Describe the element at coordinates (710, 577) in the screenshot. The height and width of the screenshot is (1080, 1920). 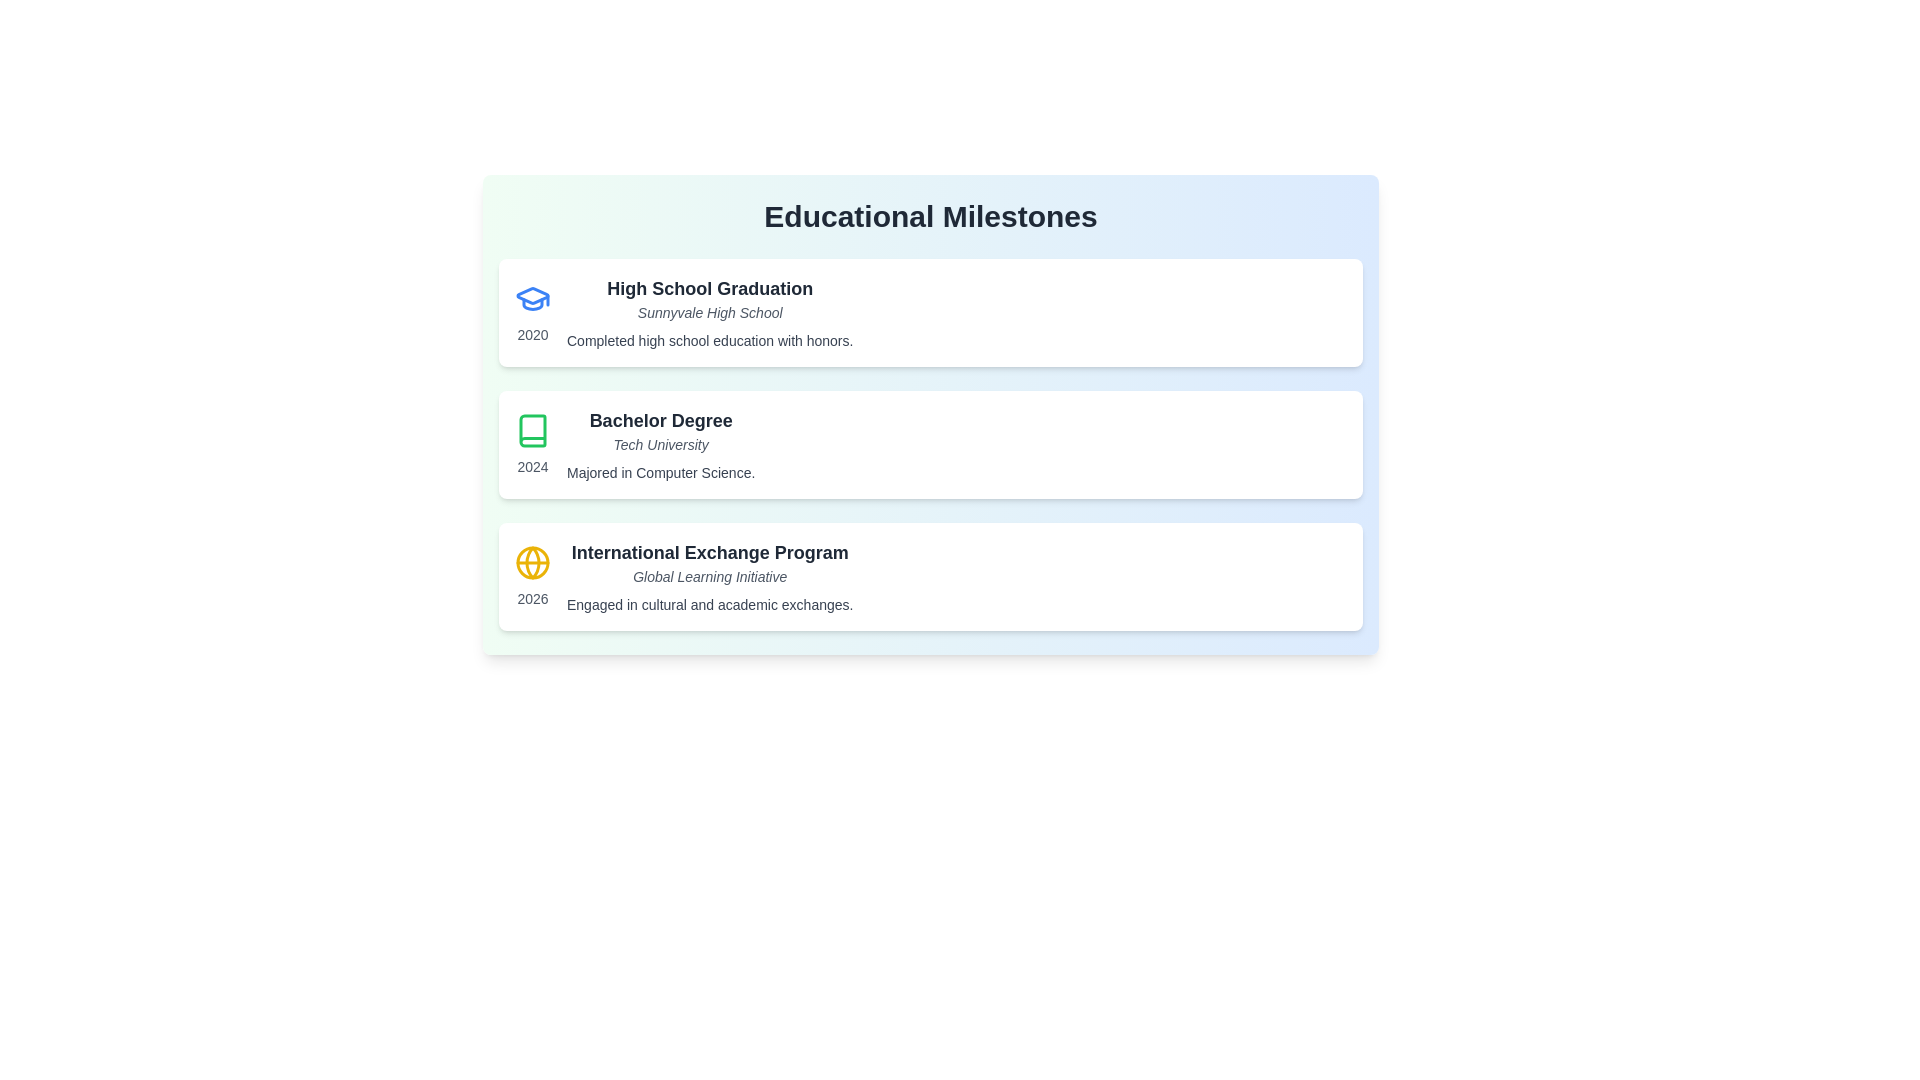
I see `text label styled in smaller gray italic font that reads 'Global Learning Initiative', positioned below the title 'International Exchange Program'` at that location.